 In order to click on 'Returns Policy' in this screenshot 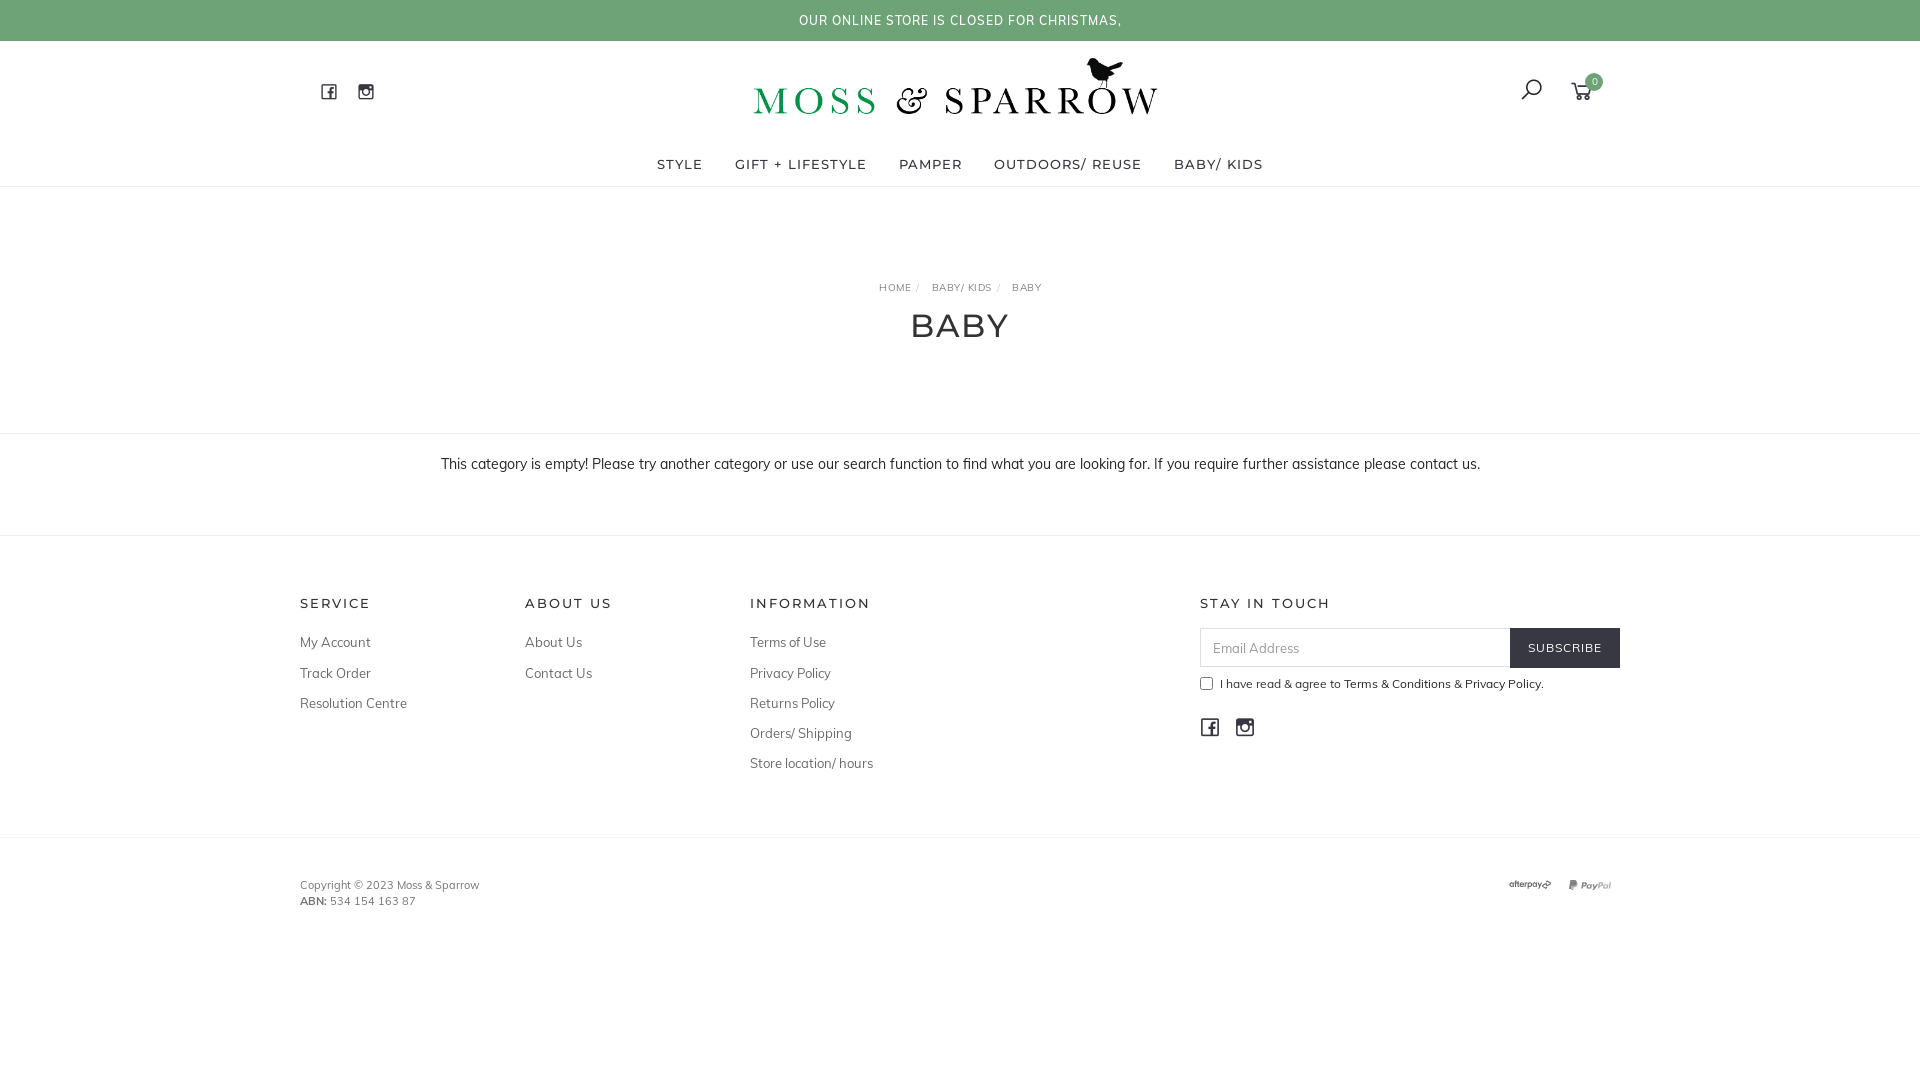, I will do `click(840, 701)`.